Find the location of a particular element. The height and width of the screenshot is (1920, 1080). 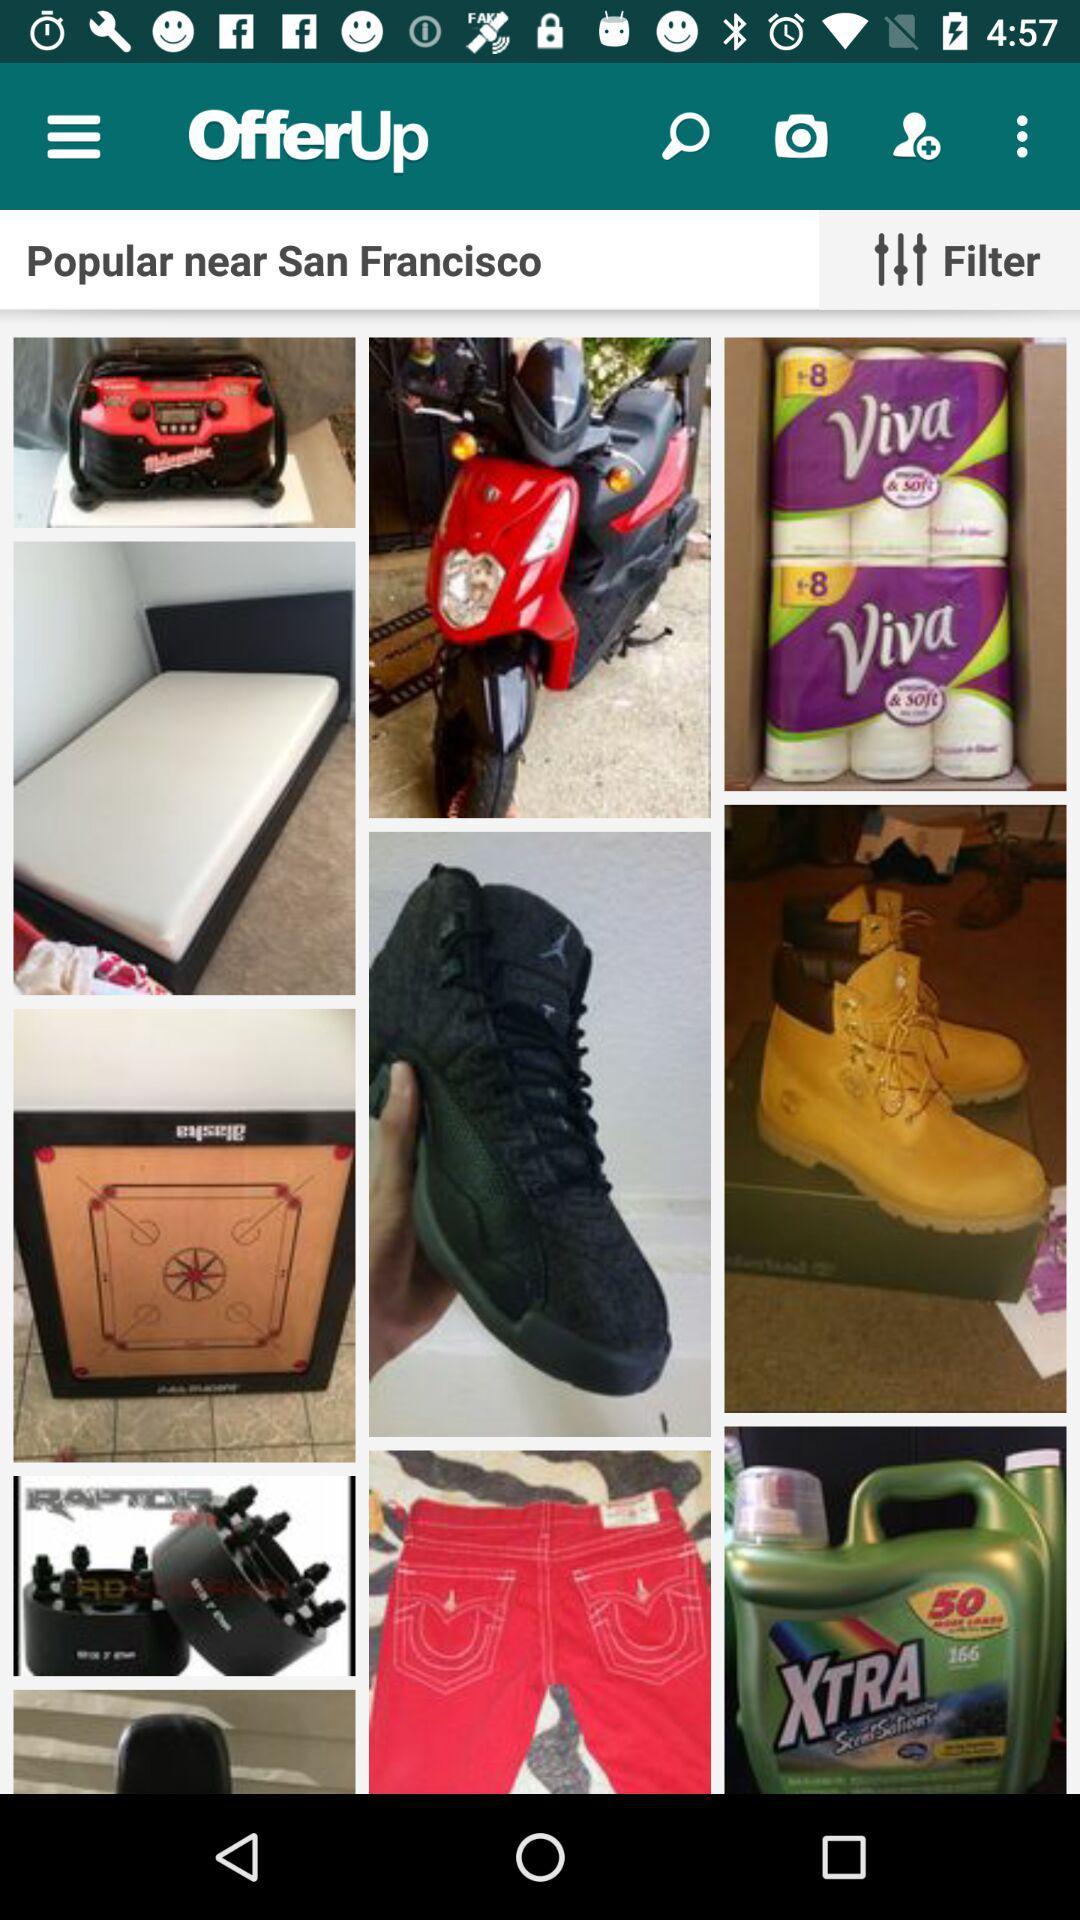

icon filter is located at coordinates (948, 258).